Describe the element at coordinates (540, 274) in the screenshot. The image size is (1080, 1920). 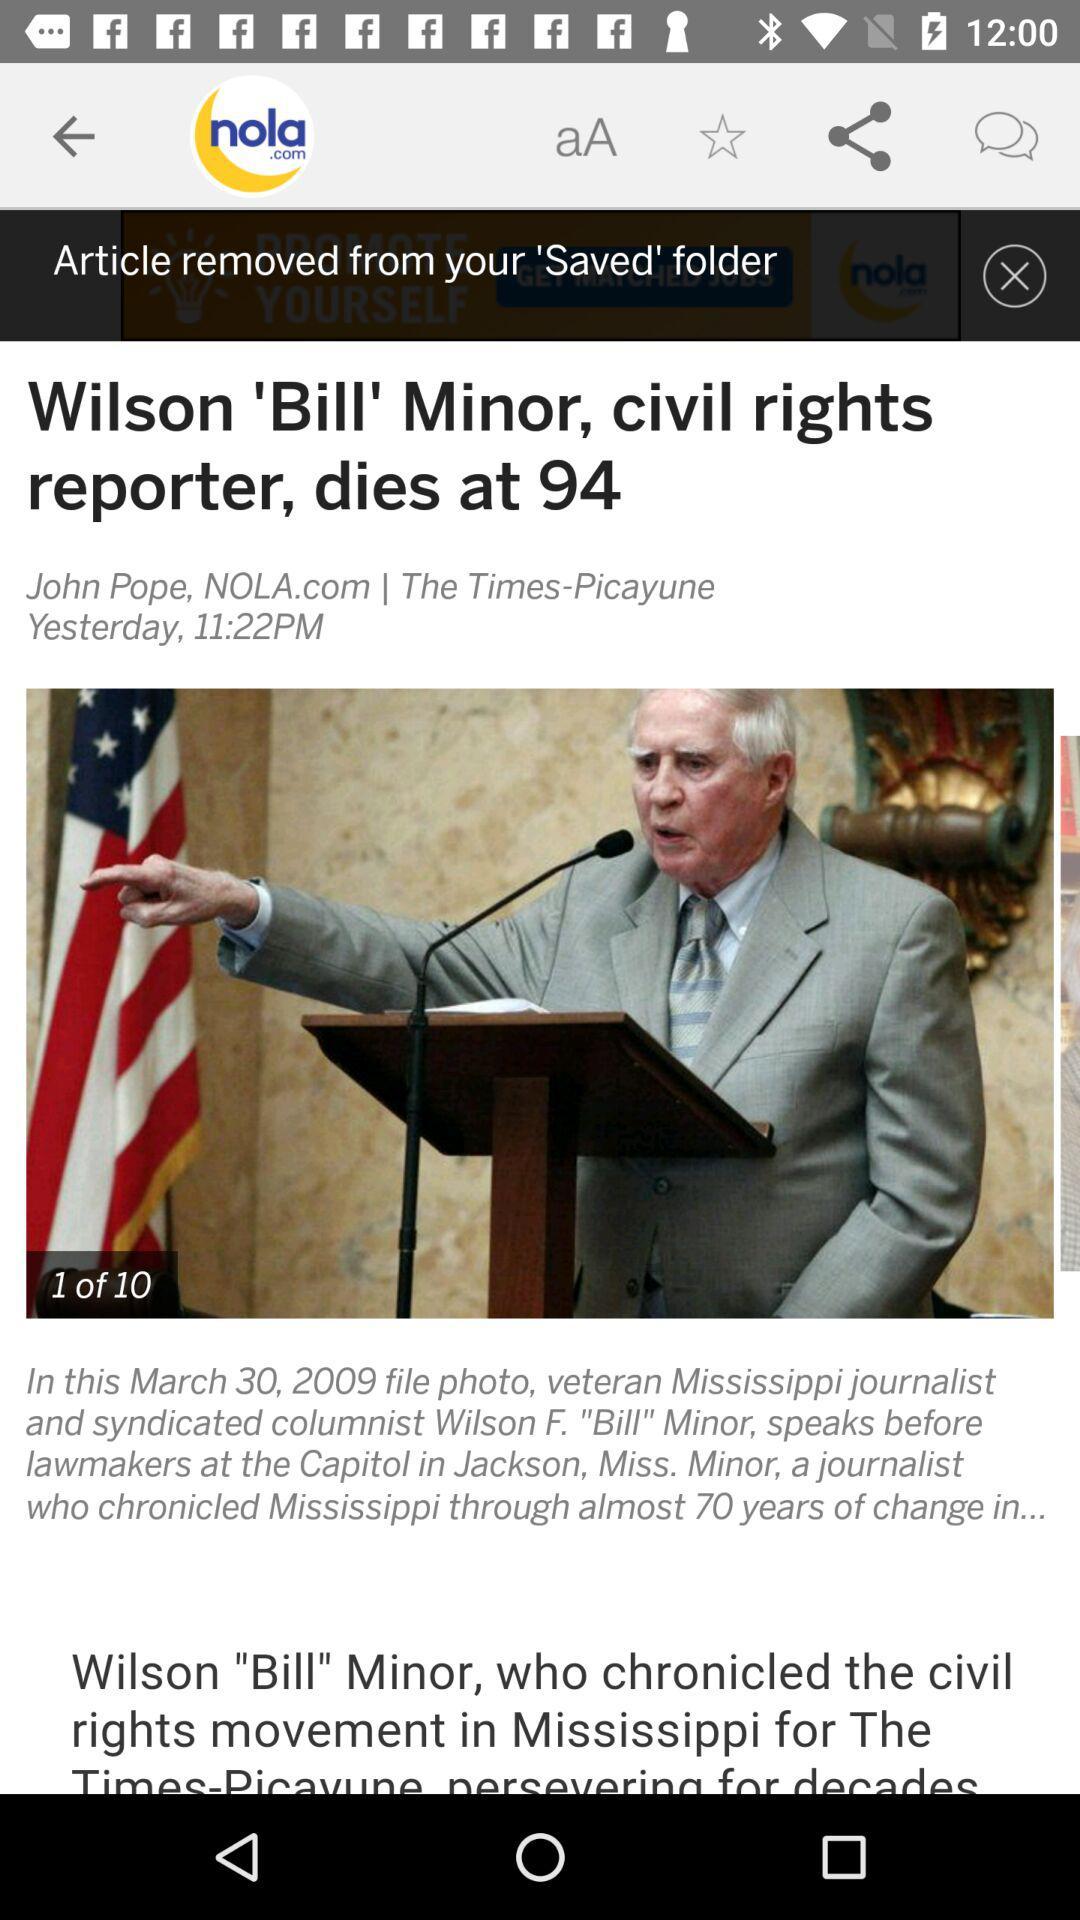
I see `added article` at that location.